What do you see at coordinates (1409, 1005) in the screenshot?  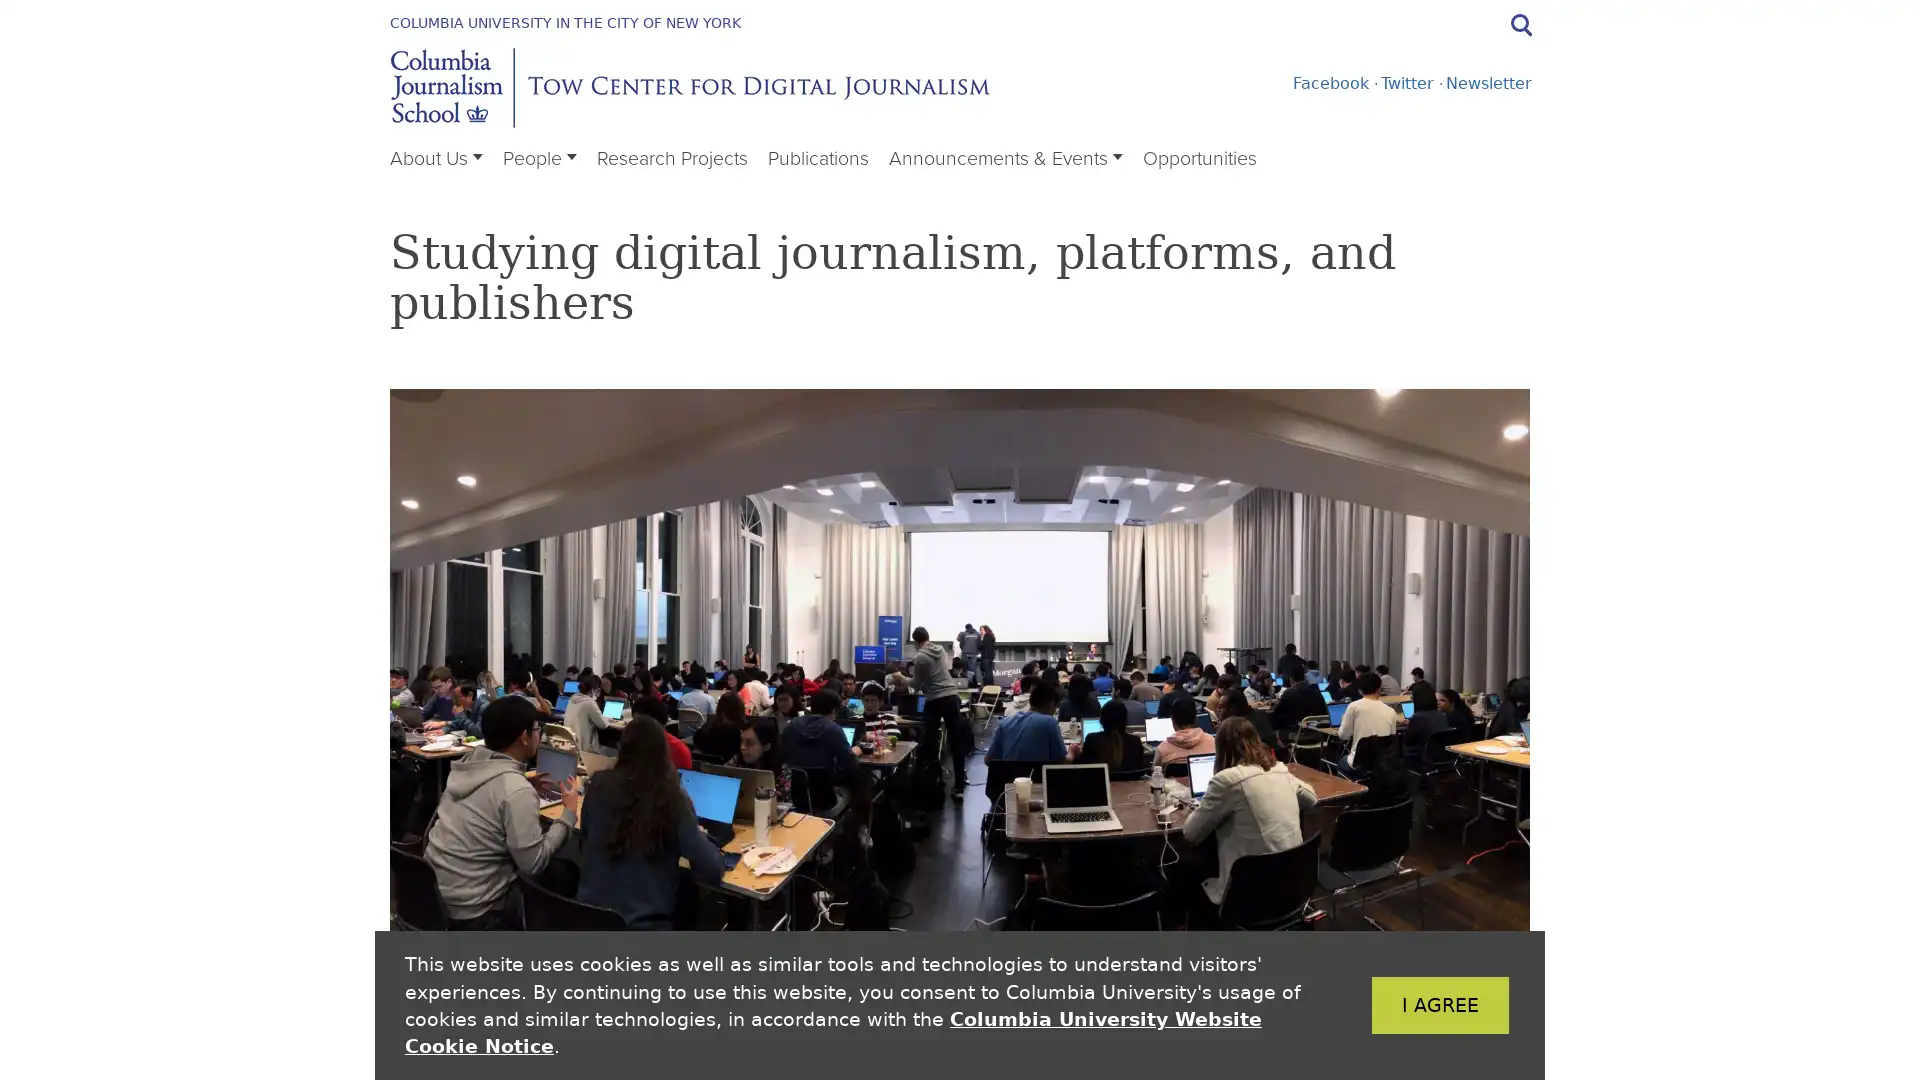 I see `Close Cookie Notice I AGREE` at bounding box center [1409, 1005].